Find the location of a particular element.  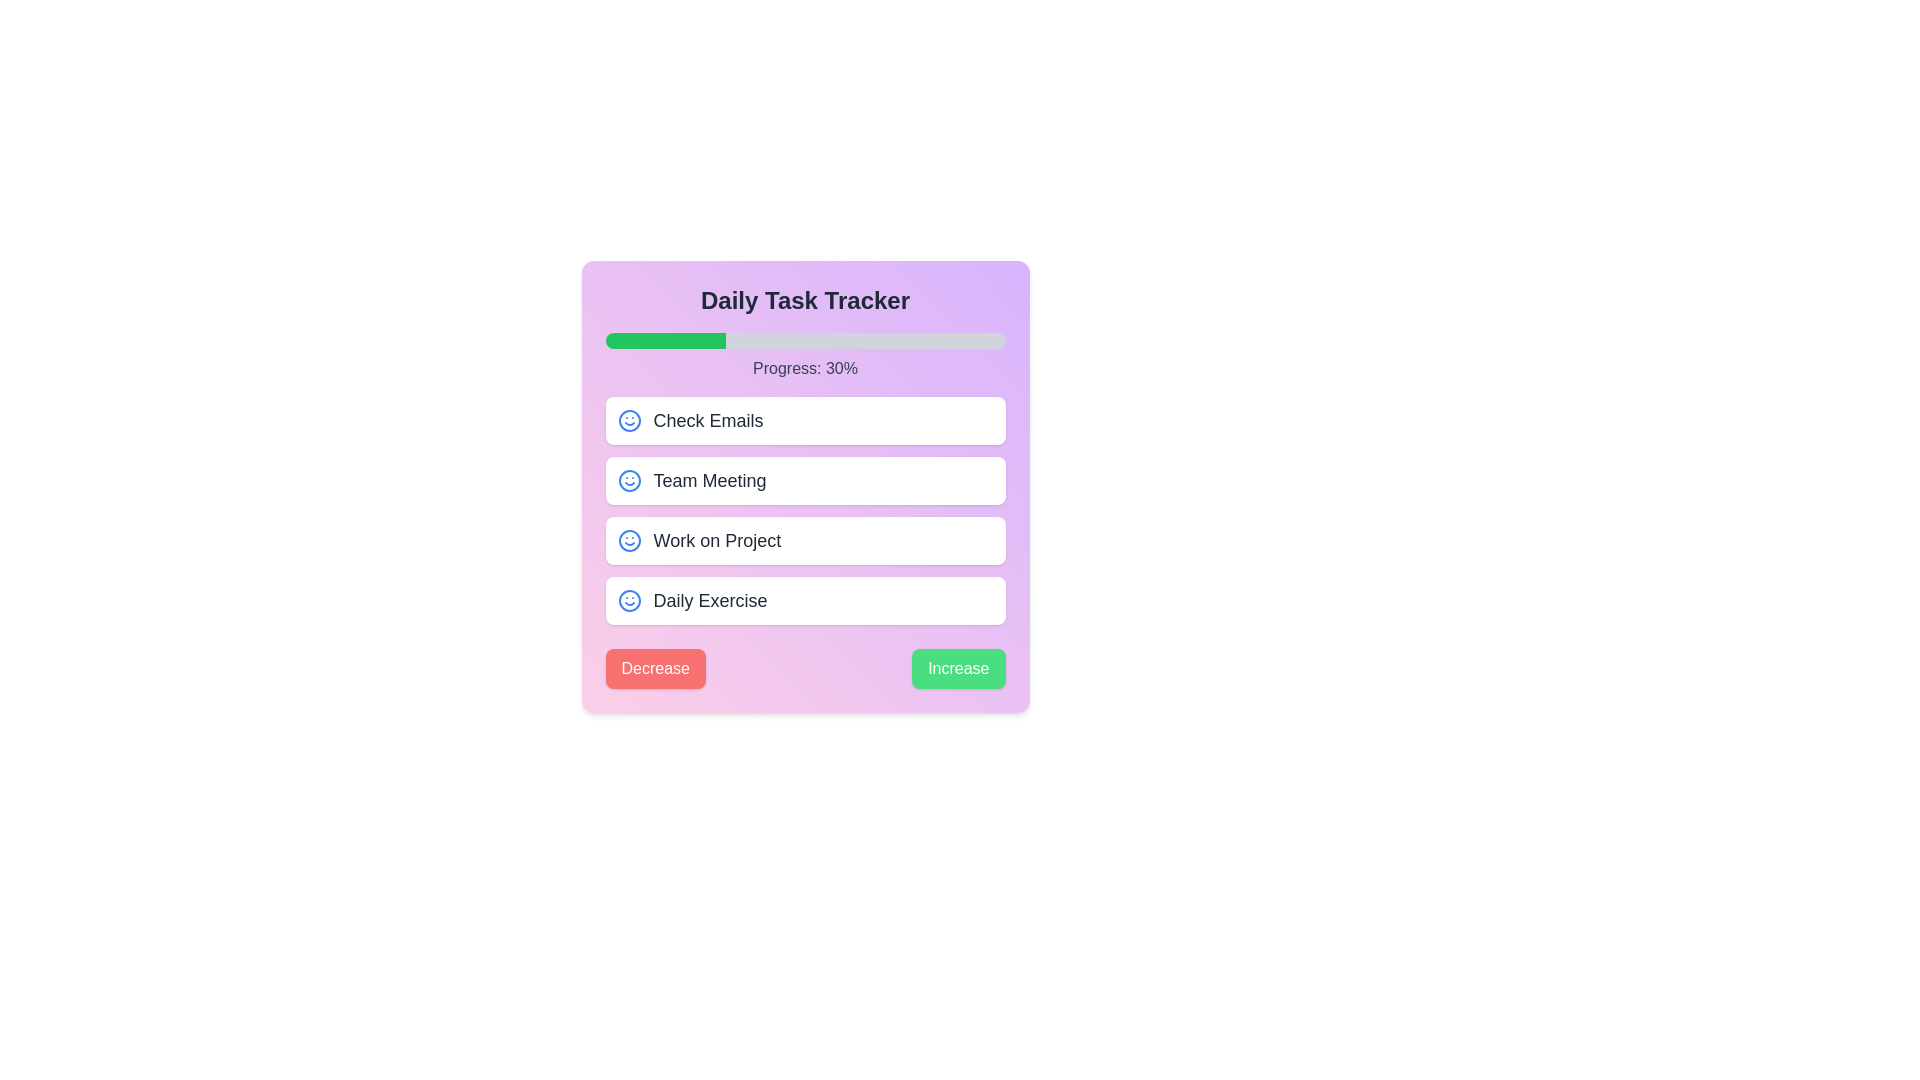

the 'Decrease' button in the task tracker application is located at coordinates (655, 668).